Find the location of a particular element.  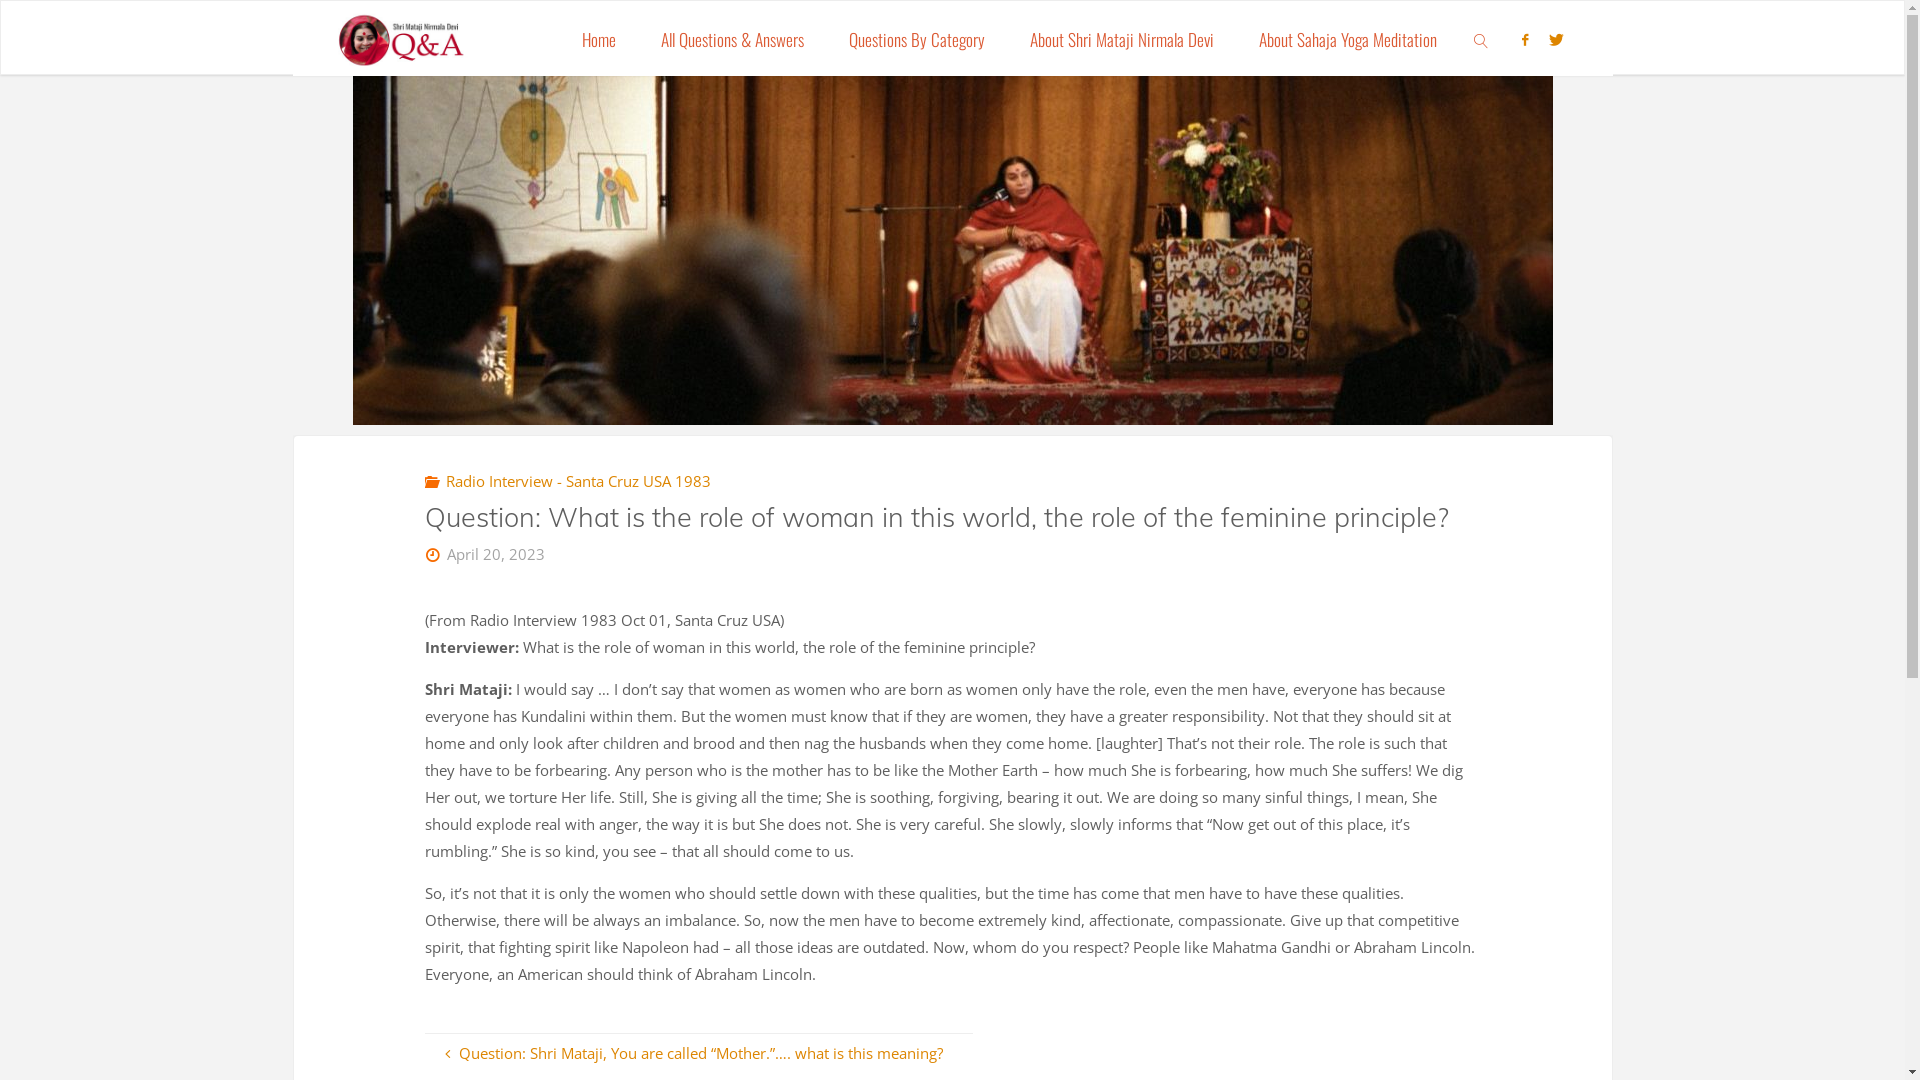

'Categories' is located at coordinates (432, 481).